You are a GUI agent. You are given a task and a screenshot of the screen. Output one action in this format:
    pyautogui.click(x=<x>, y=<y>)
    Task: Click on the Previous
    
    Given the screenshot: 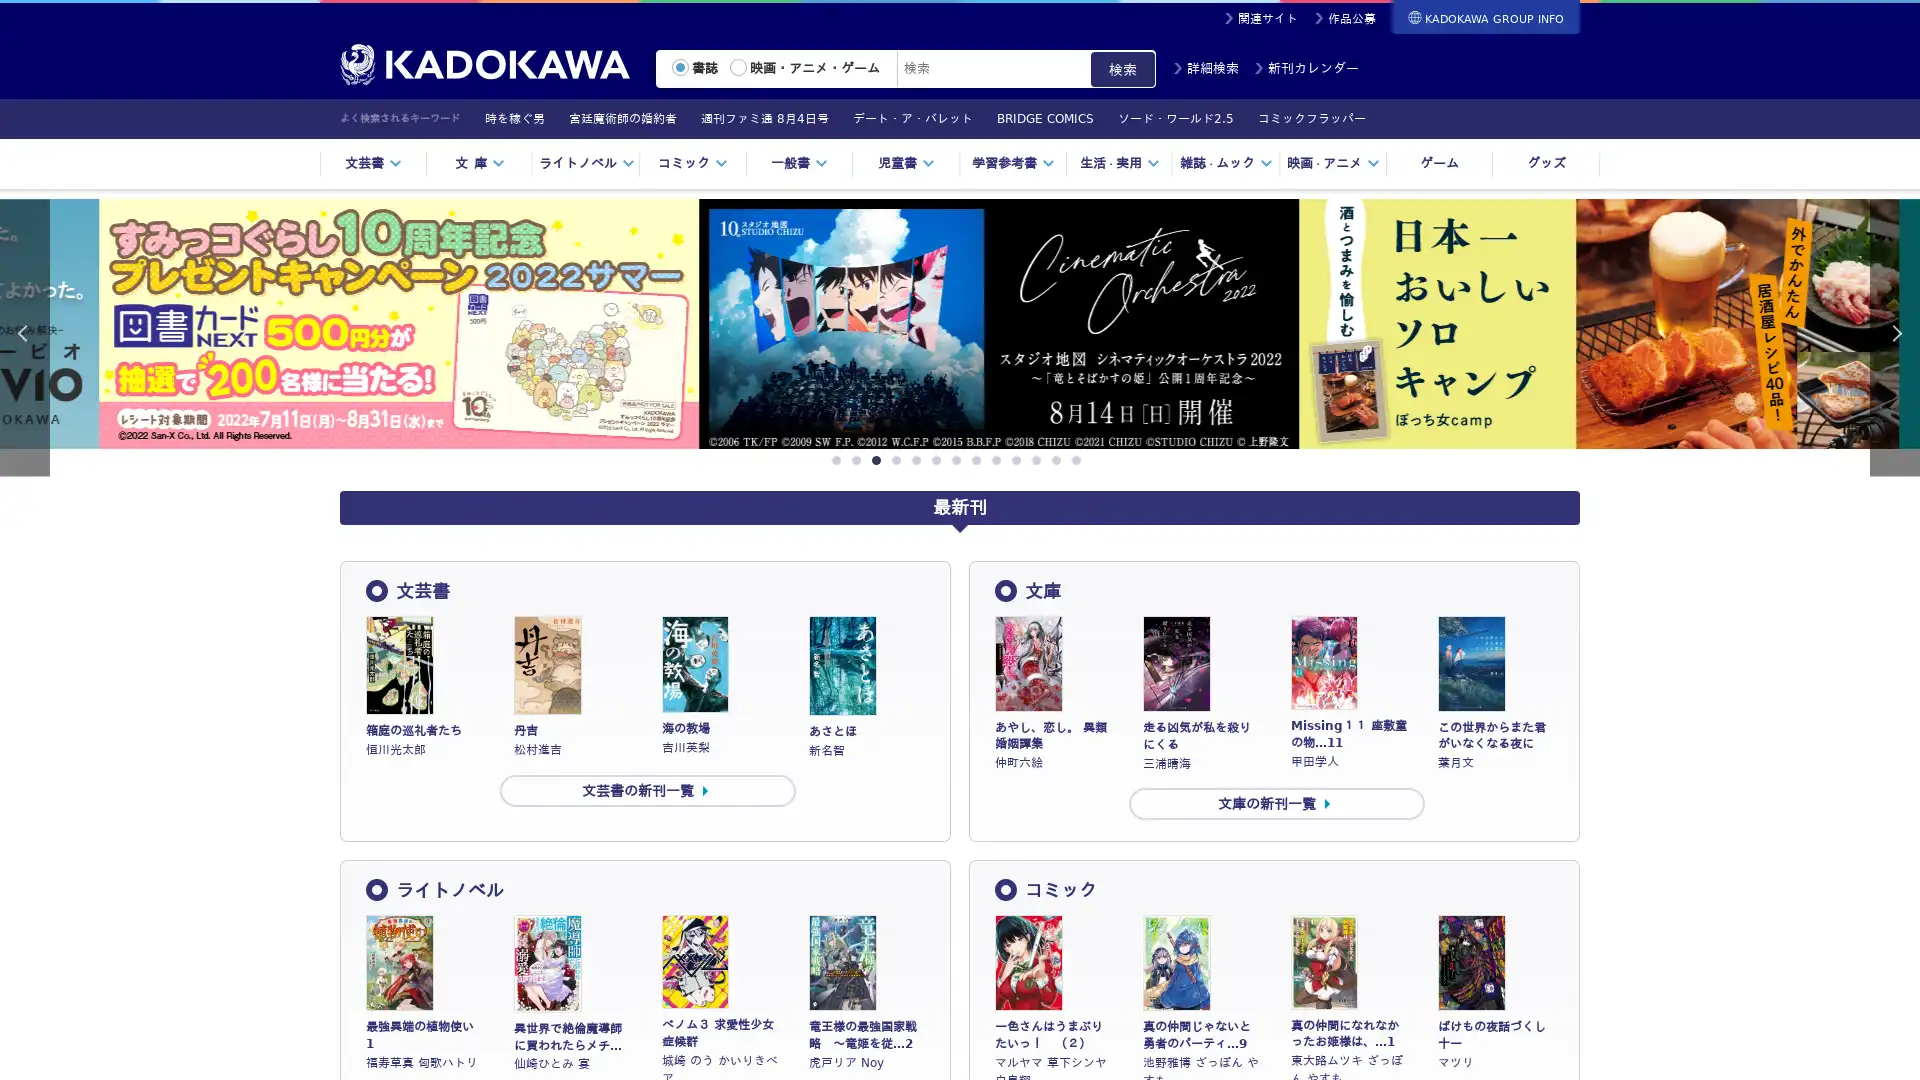 What is the action you would take?
    pyautogui.click(x=456, y=119)
    